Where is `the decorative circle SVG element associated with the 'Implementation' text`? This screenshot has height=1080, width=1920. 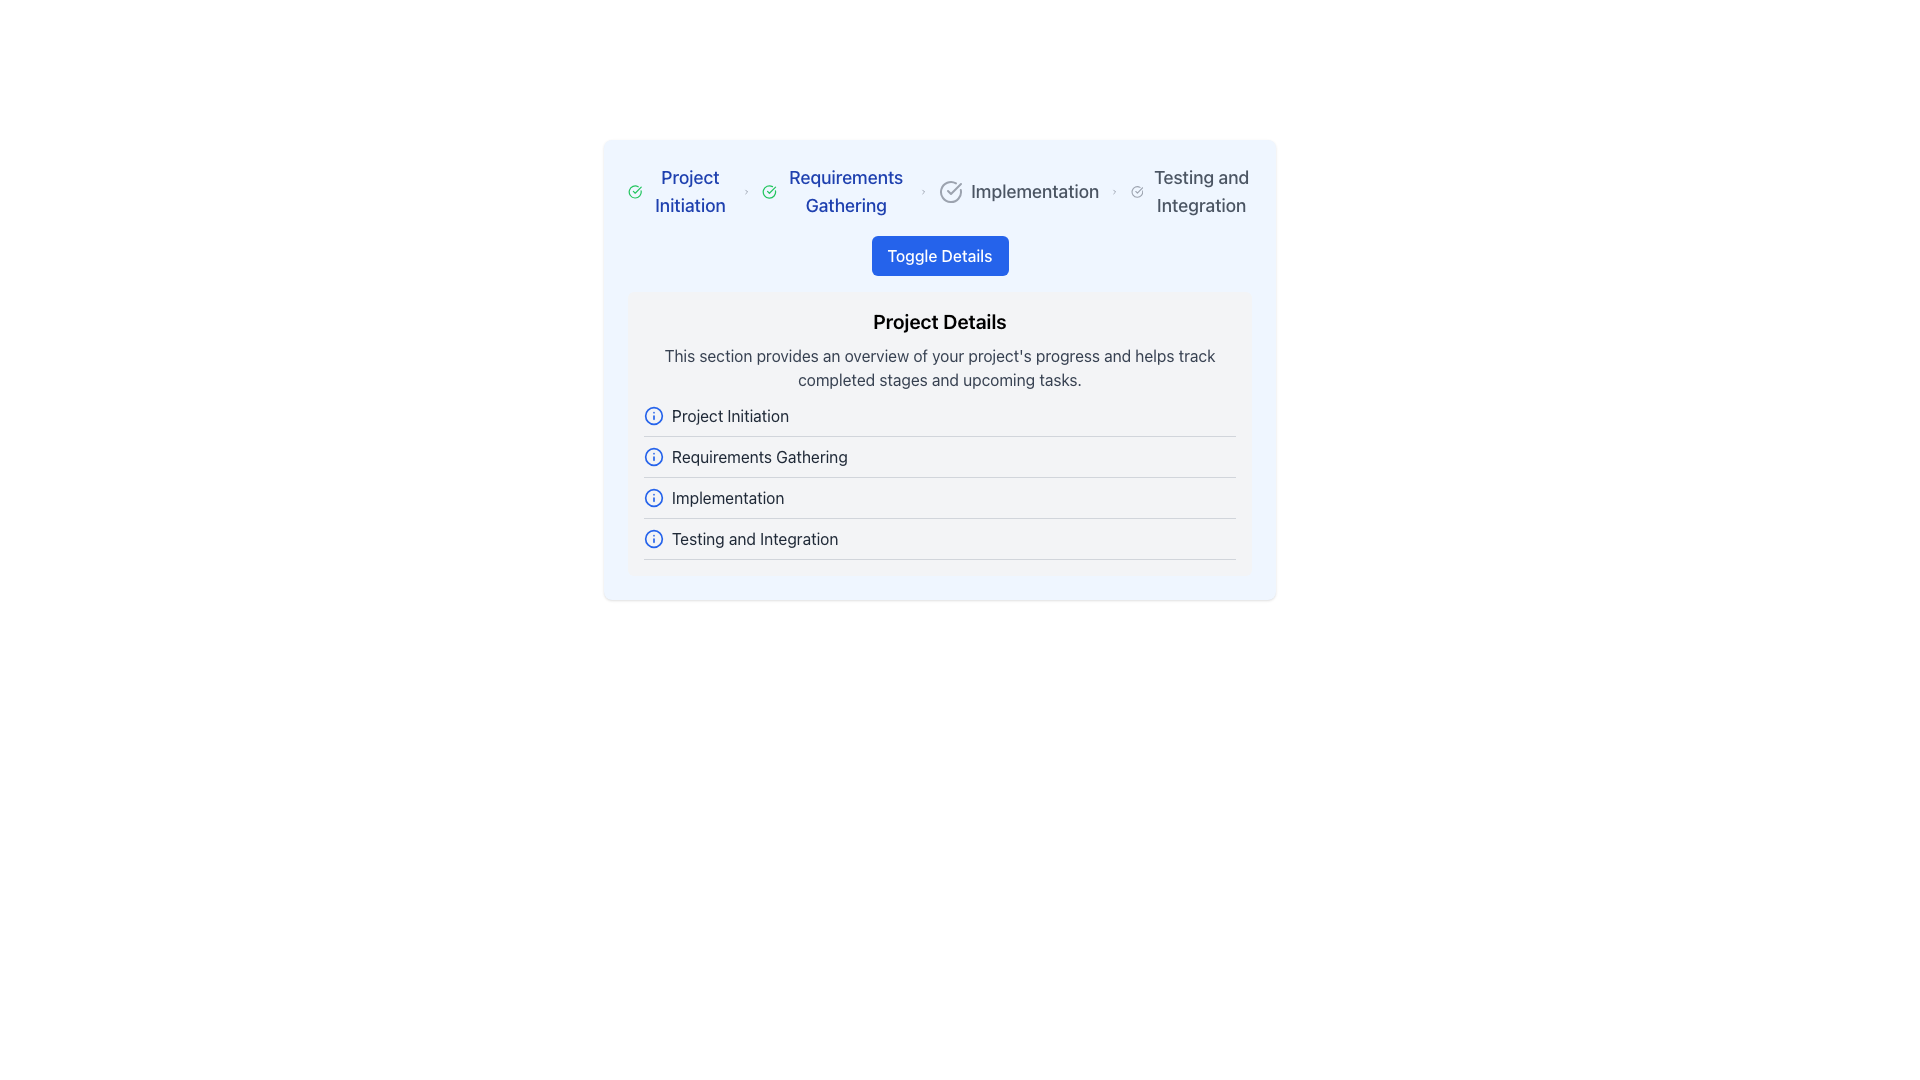
the decorative circle SVG element associated with the 'Implementation' text is located at coordinates (653, 496).